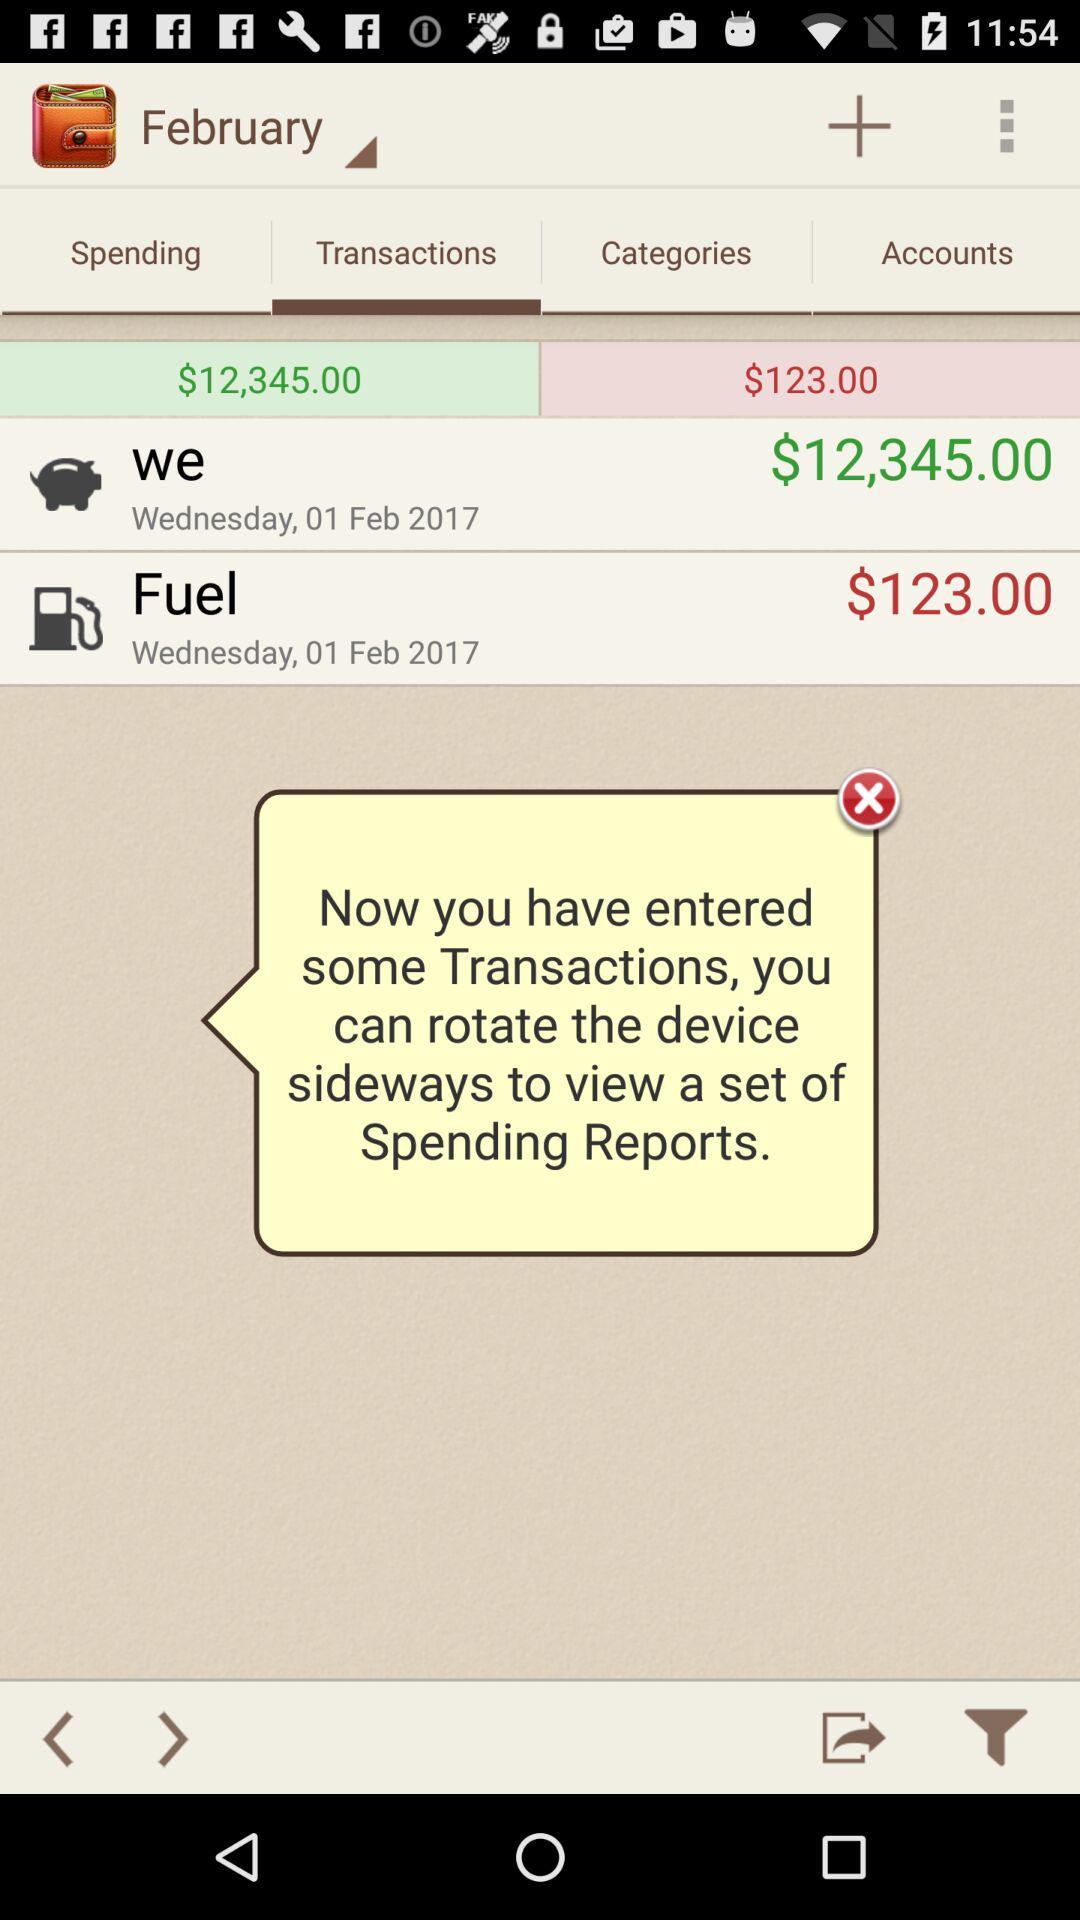 This screenshot has height=1920, width=1080. Describe the element at coordinates (854, 1736) in the screenshot. I see `to rotate sideways` at that location.